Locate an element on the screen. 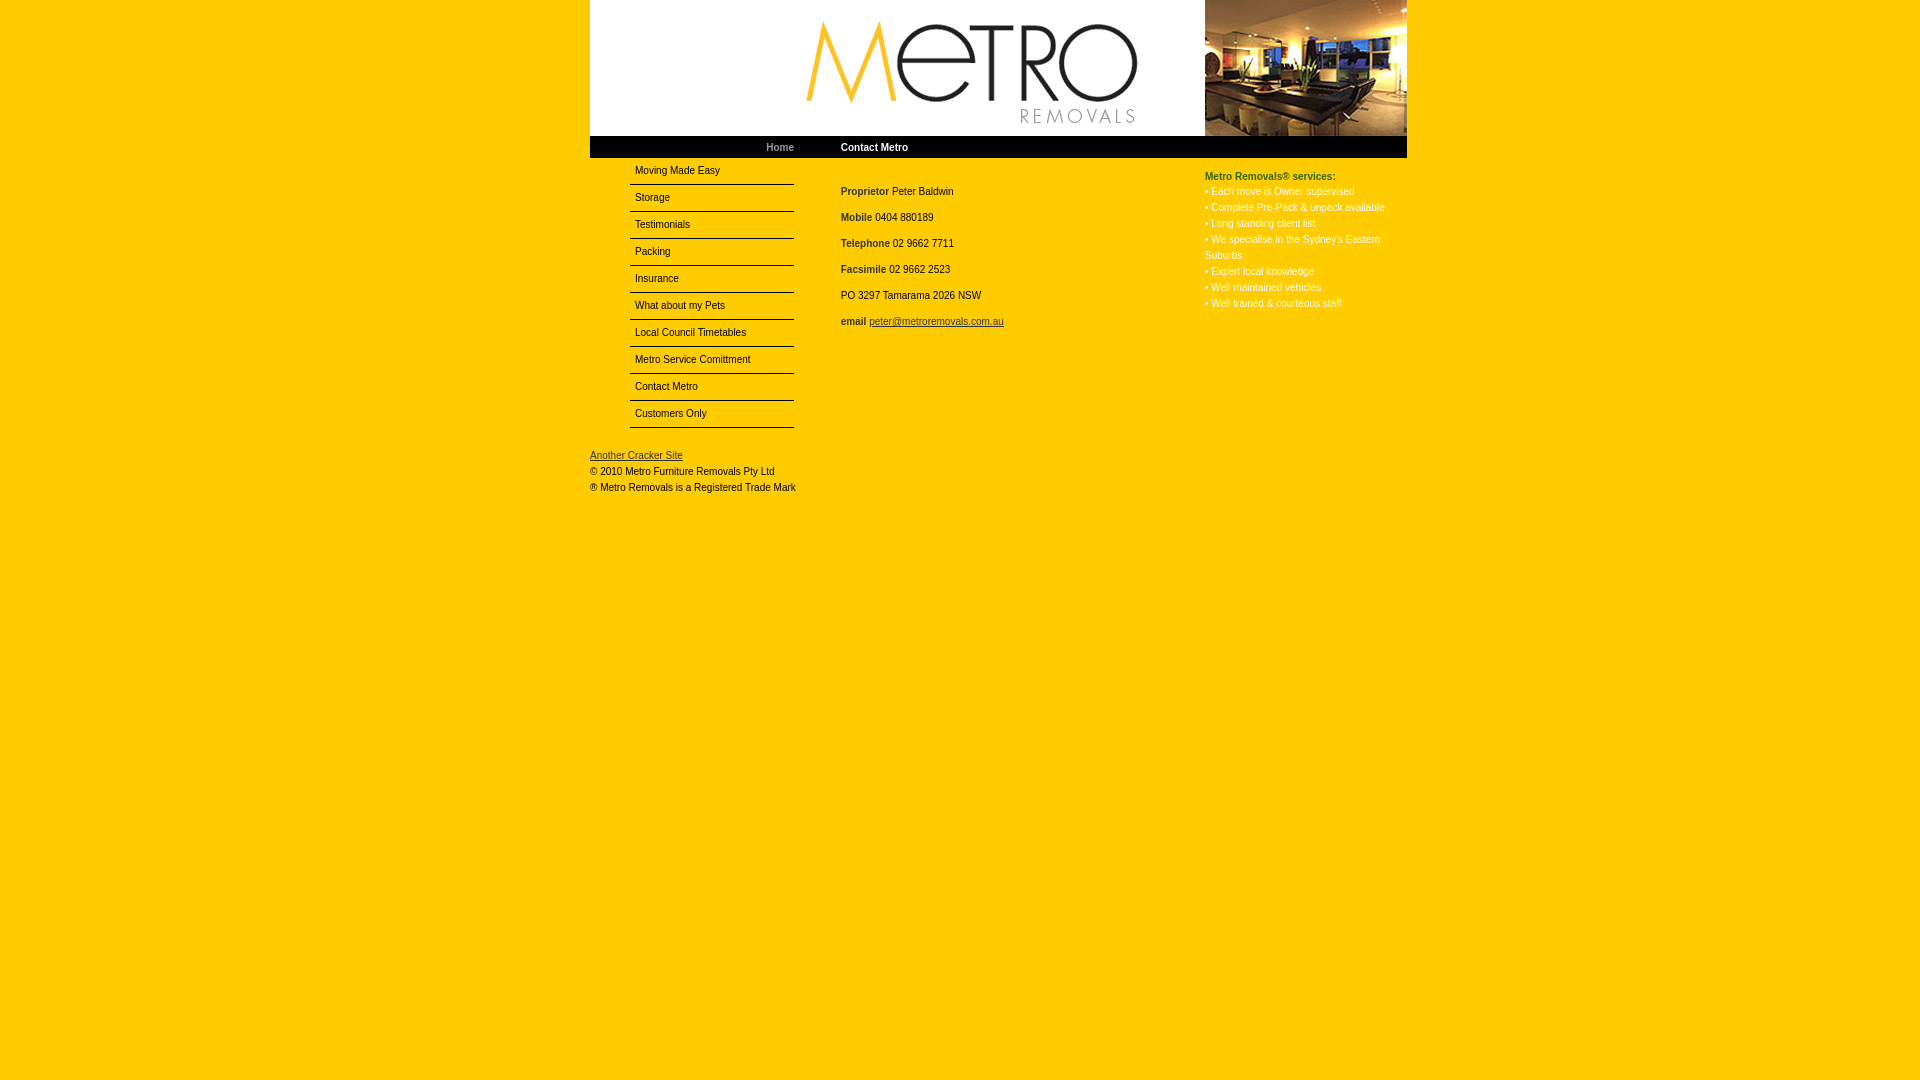 The width and height of the screenshot is (1920, 1080). 'Packing' is located at coordinates (711, 250).